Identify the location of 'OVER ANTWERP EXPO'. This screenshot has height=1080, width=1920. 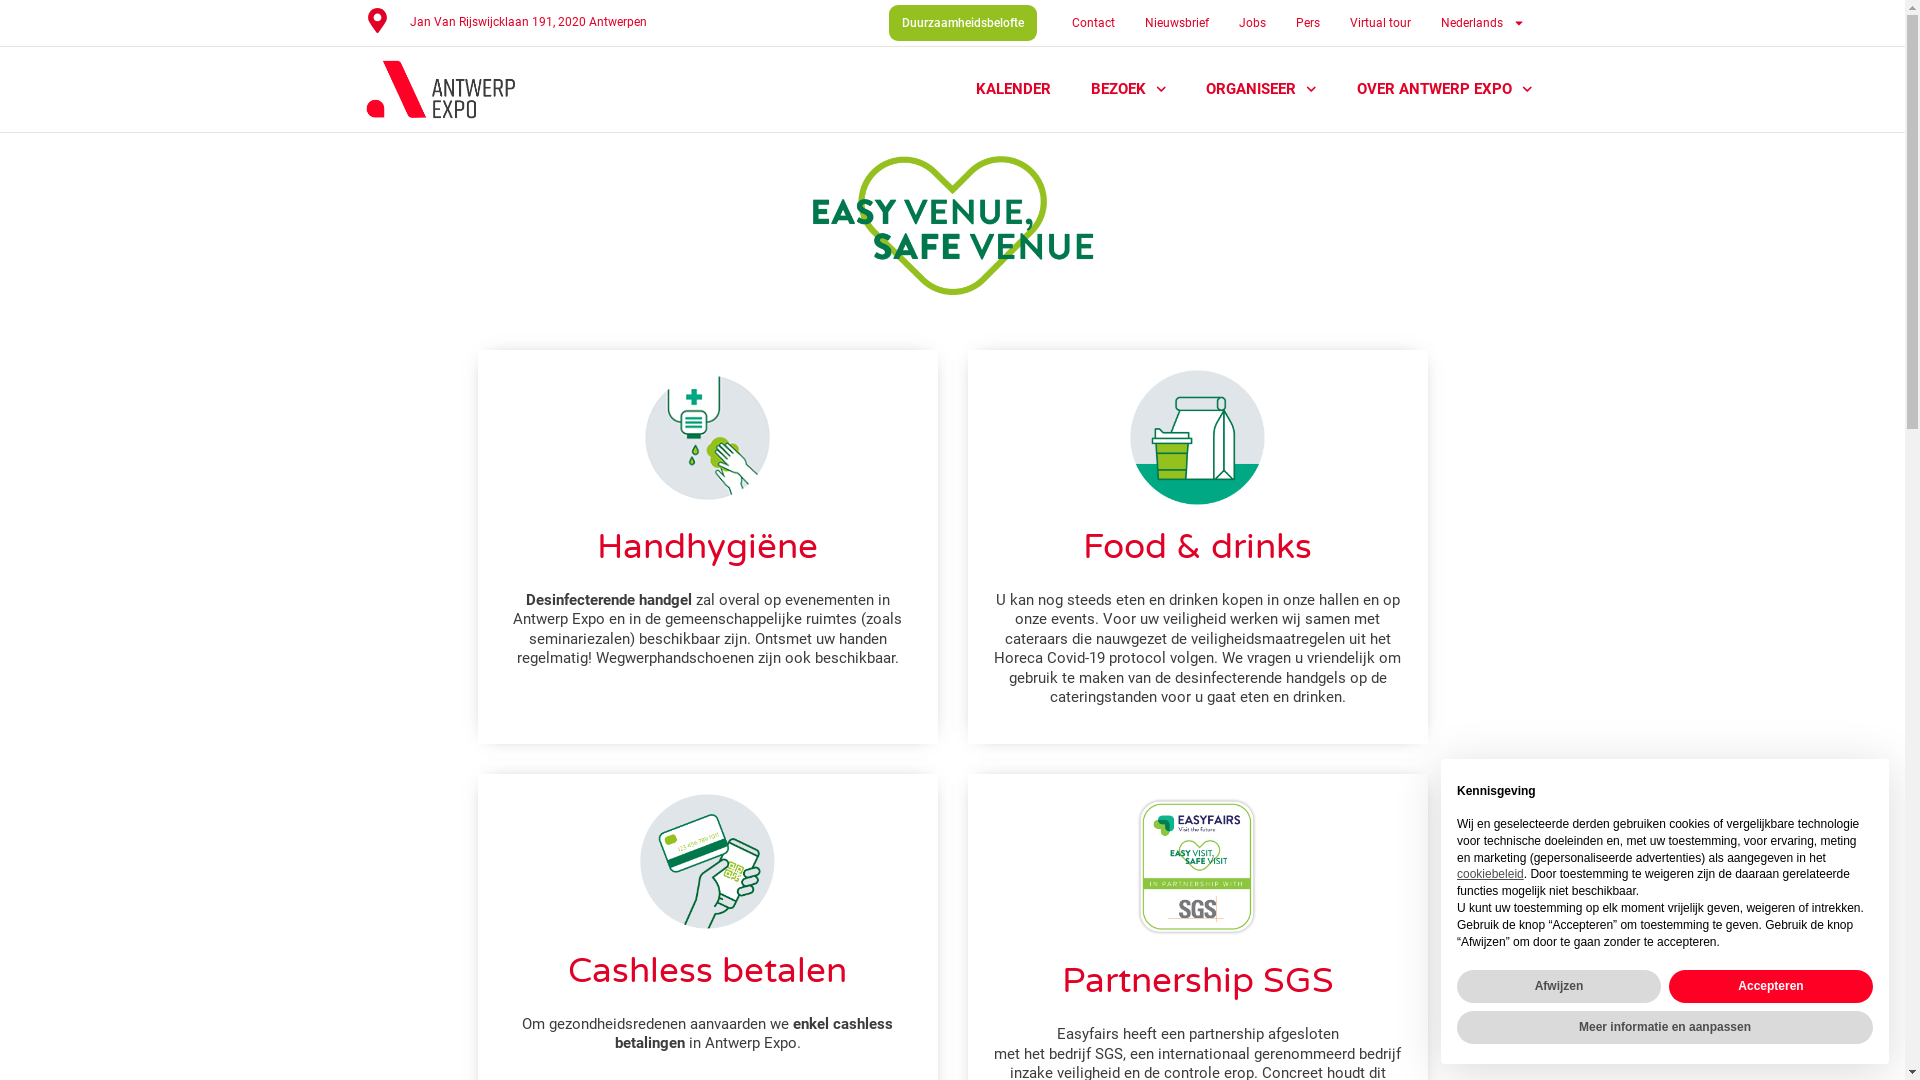
(1444, 87).